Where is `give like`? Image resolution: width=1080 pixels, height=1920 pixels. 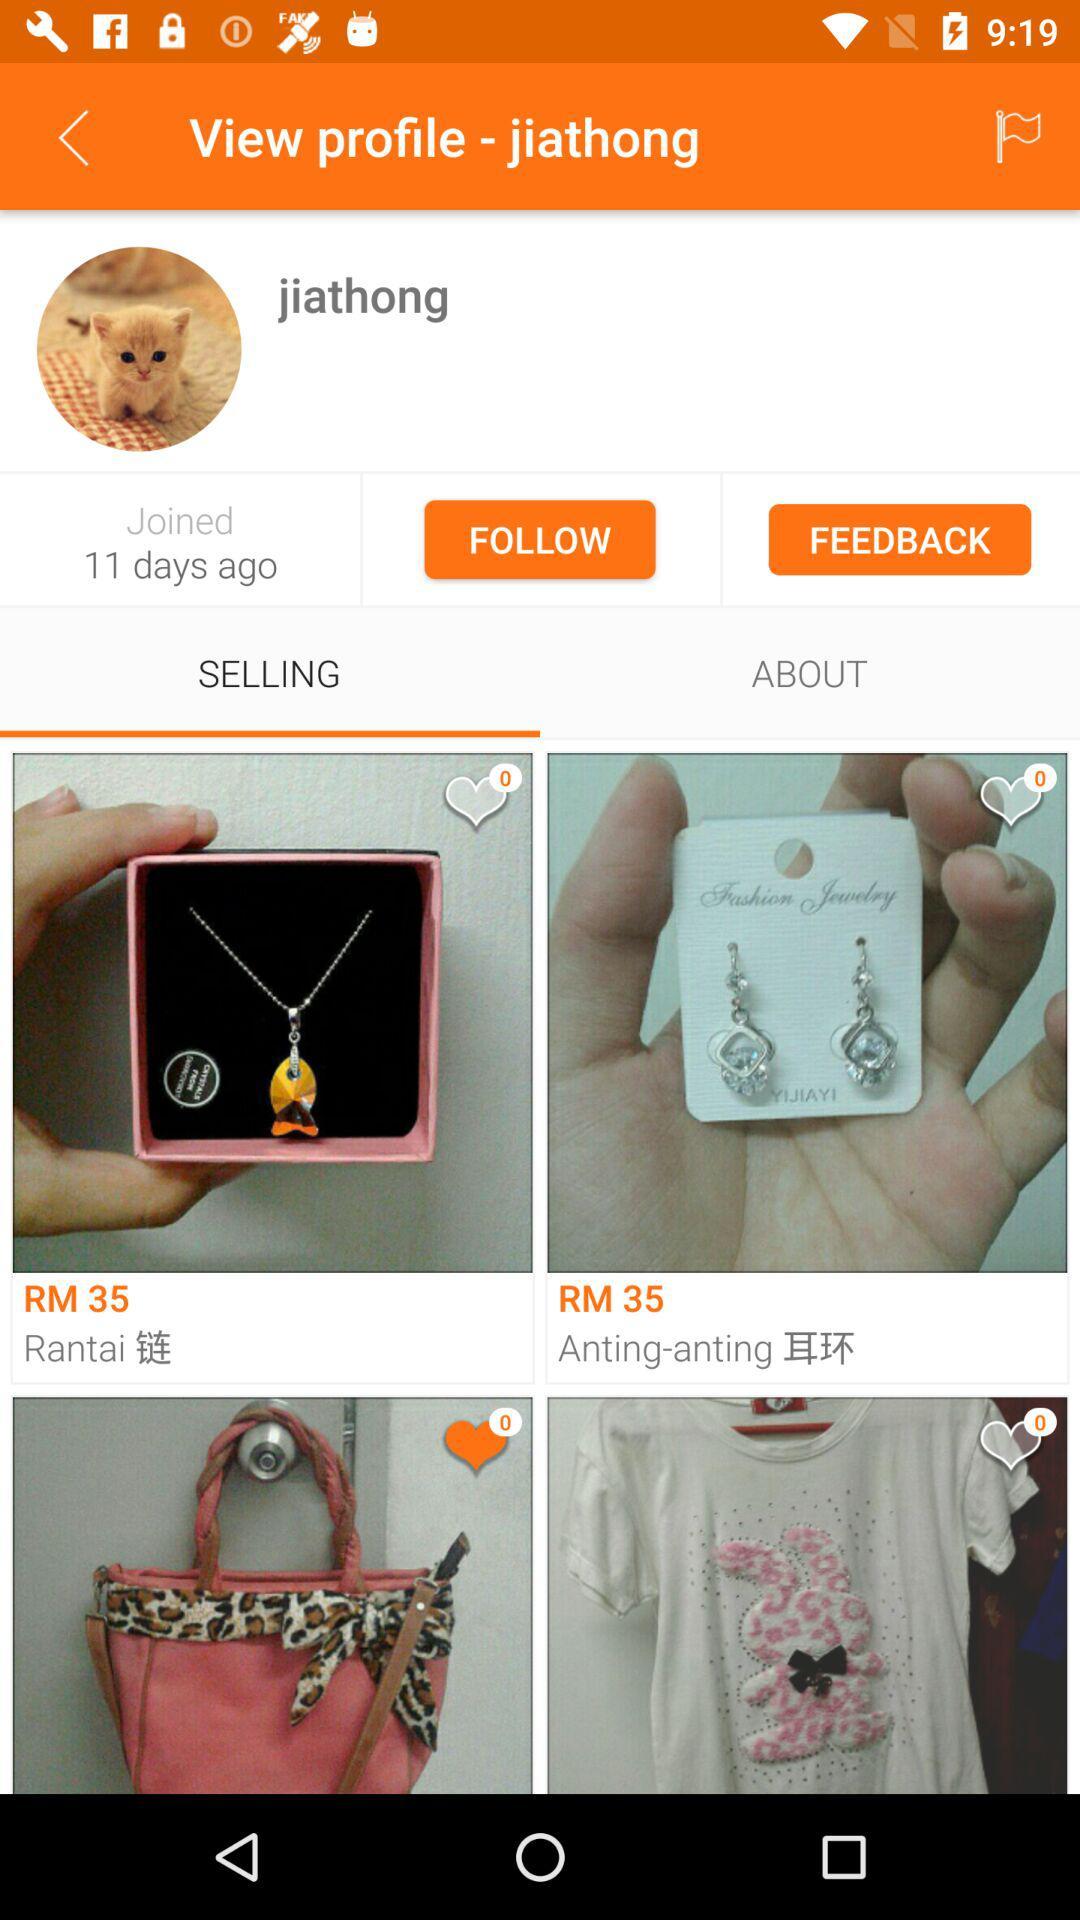
give like is located at coordinates (1009, 1449).